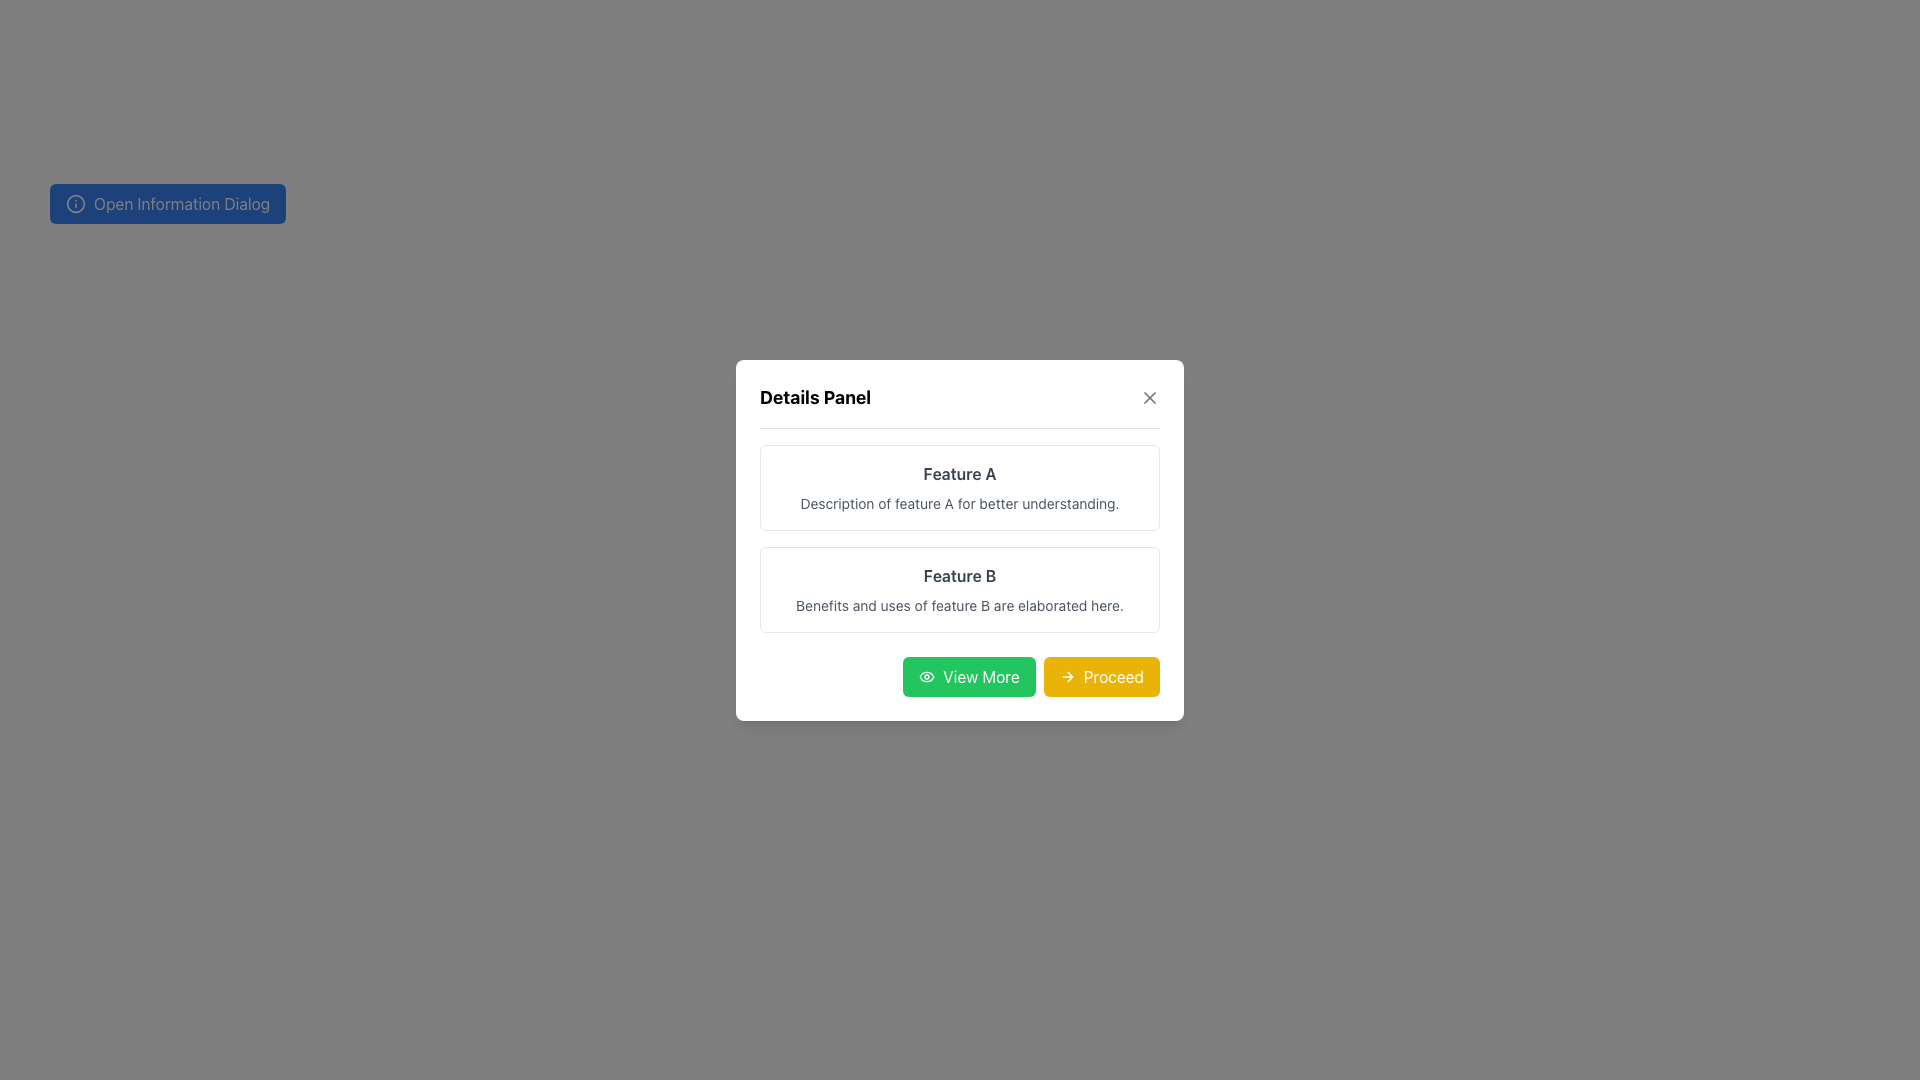  Describe the element at coordinates (926, 675) in the screenshot. I see `the eye-shaped icon that is part of the 'View More' button located at the bottom of the 'Details Panel' dialog box` at that location.